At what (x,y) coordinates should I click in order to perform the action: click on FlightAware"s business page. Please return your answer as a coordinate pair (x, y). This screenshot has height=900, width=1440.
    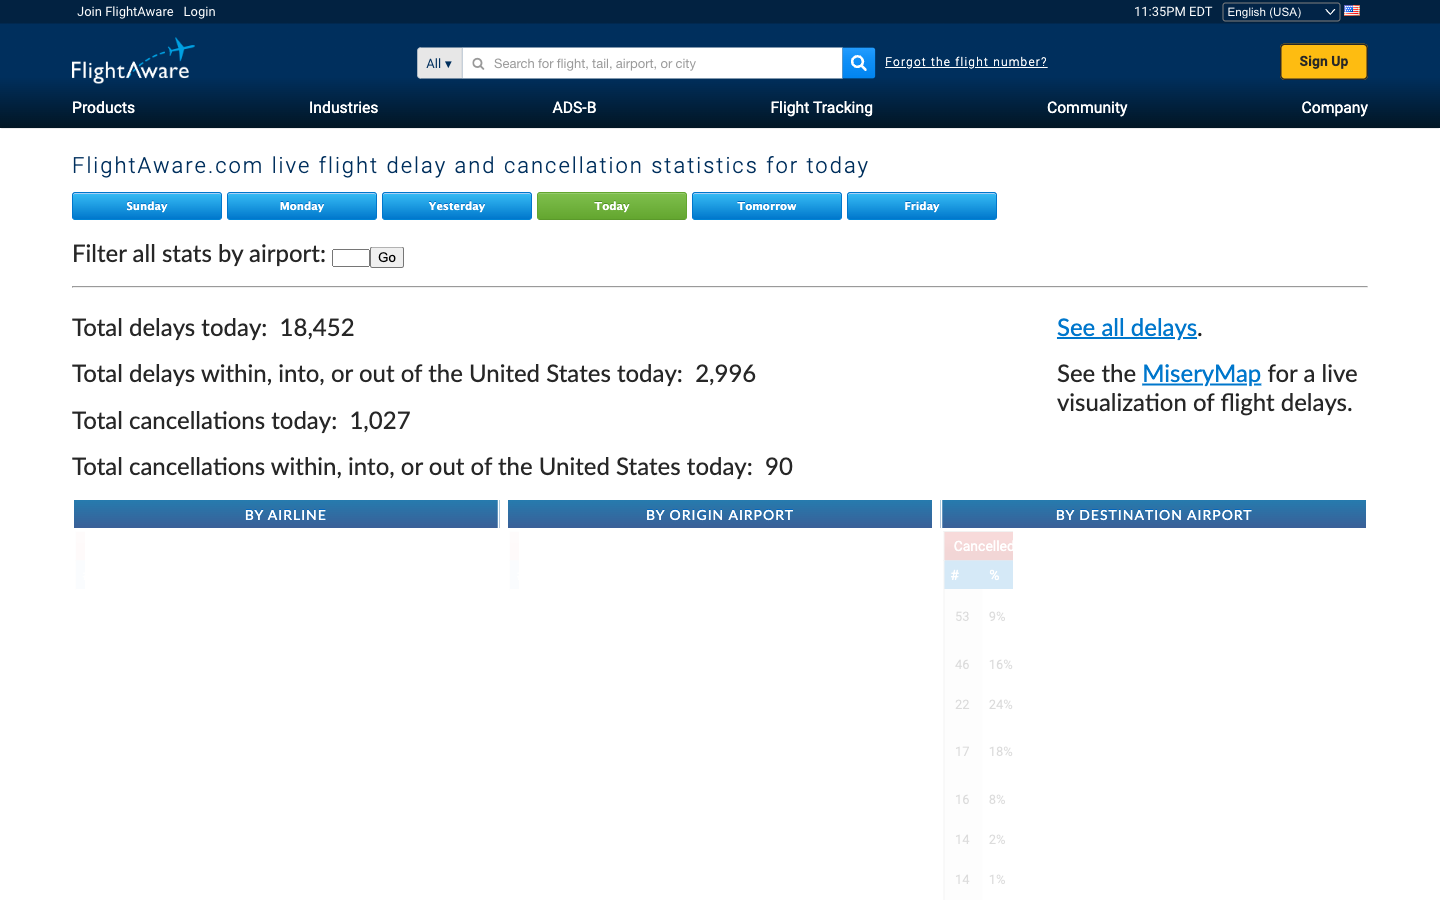
    Looking at the image, I should click on (1333, 104).